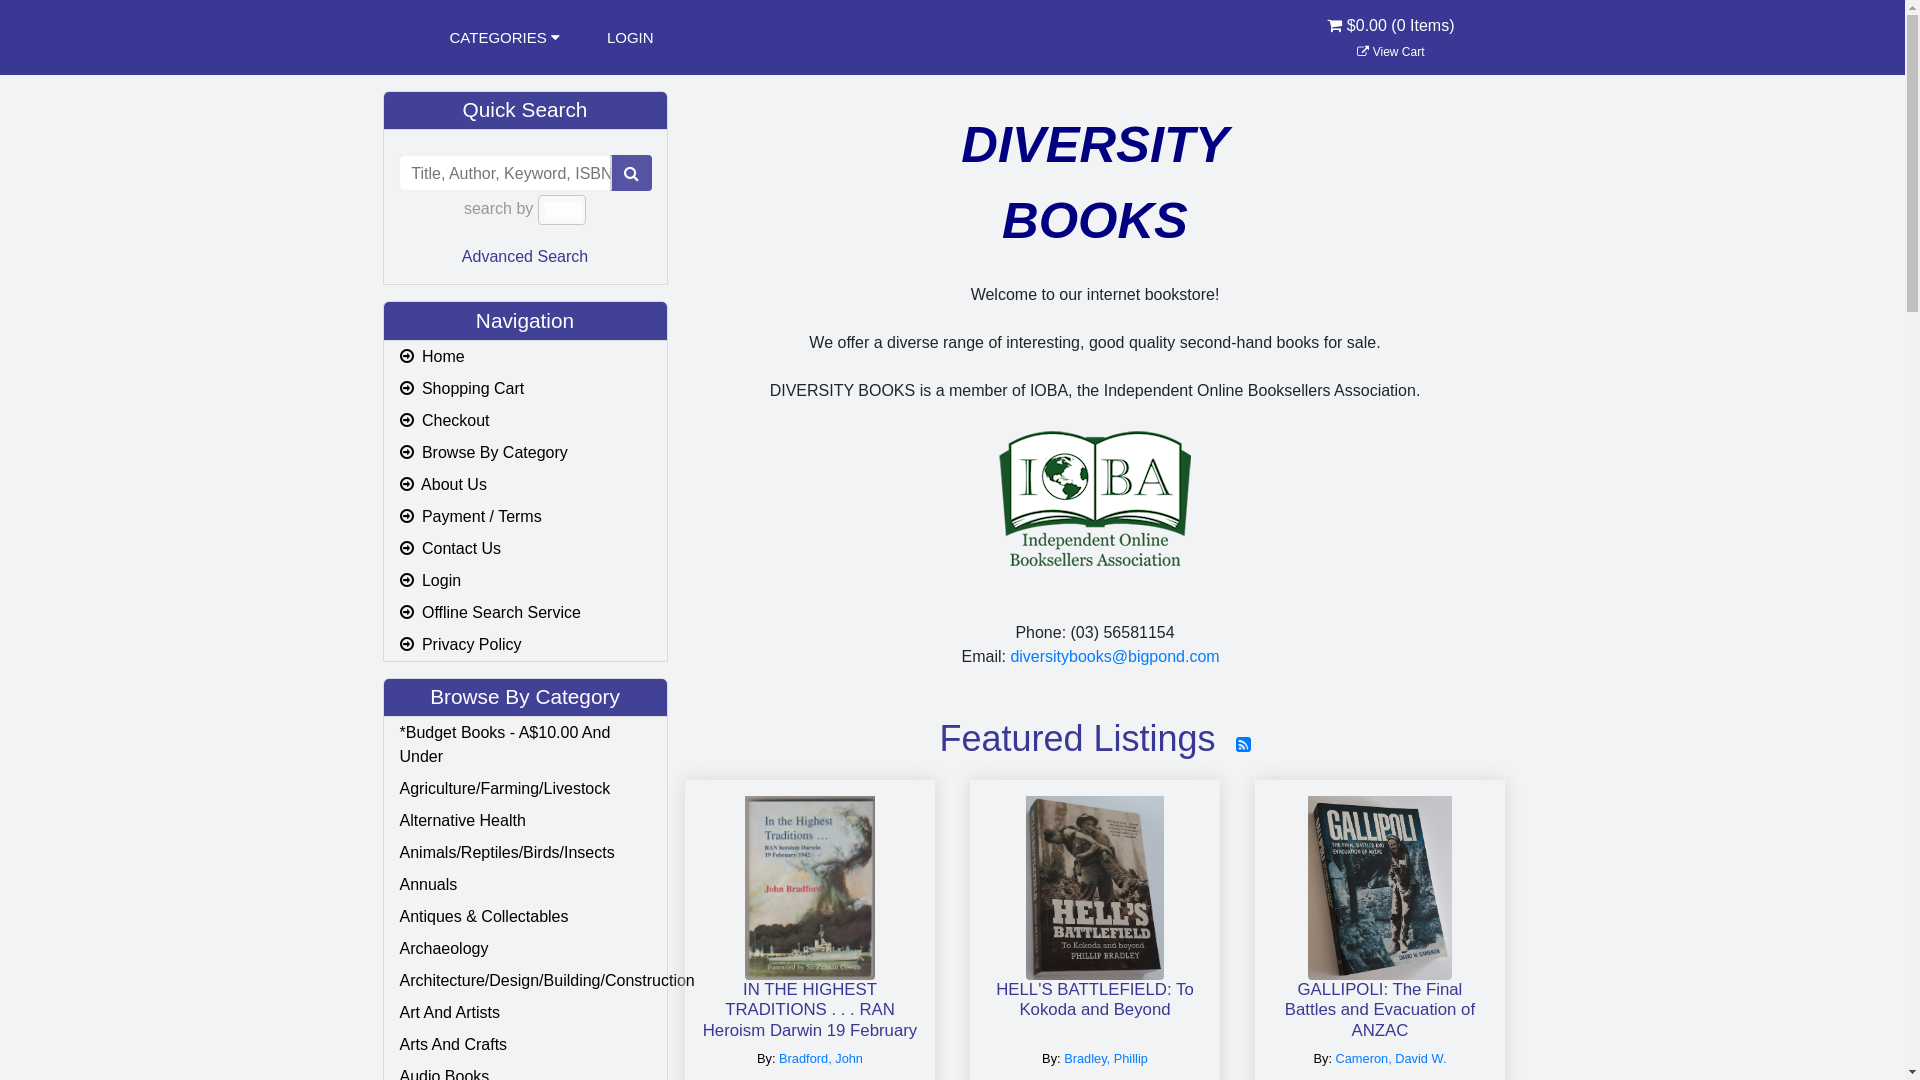  Describe the element at coordinates (1242, 744) in the screenshot. I see `'RSS Feed'` at that location.